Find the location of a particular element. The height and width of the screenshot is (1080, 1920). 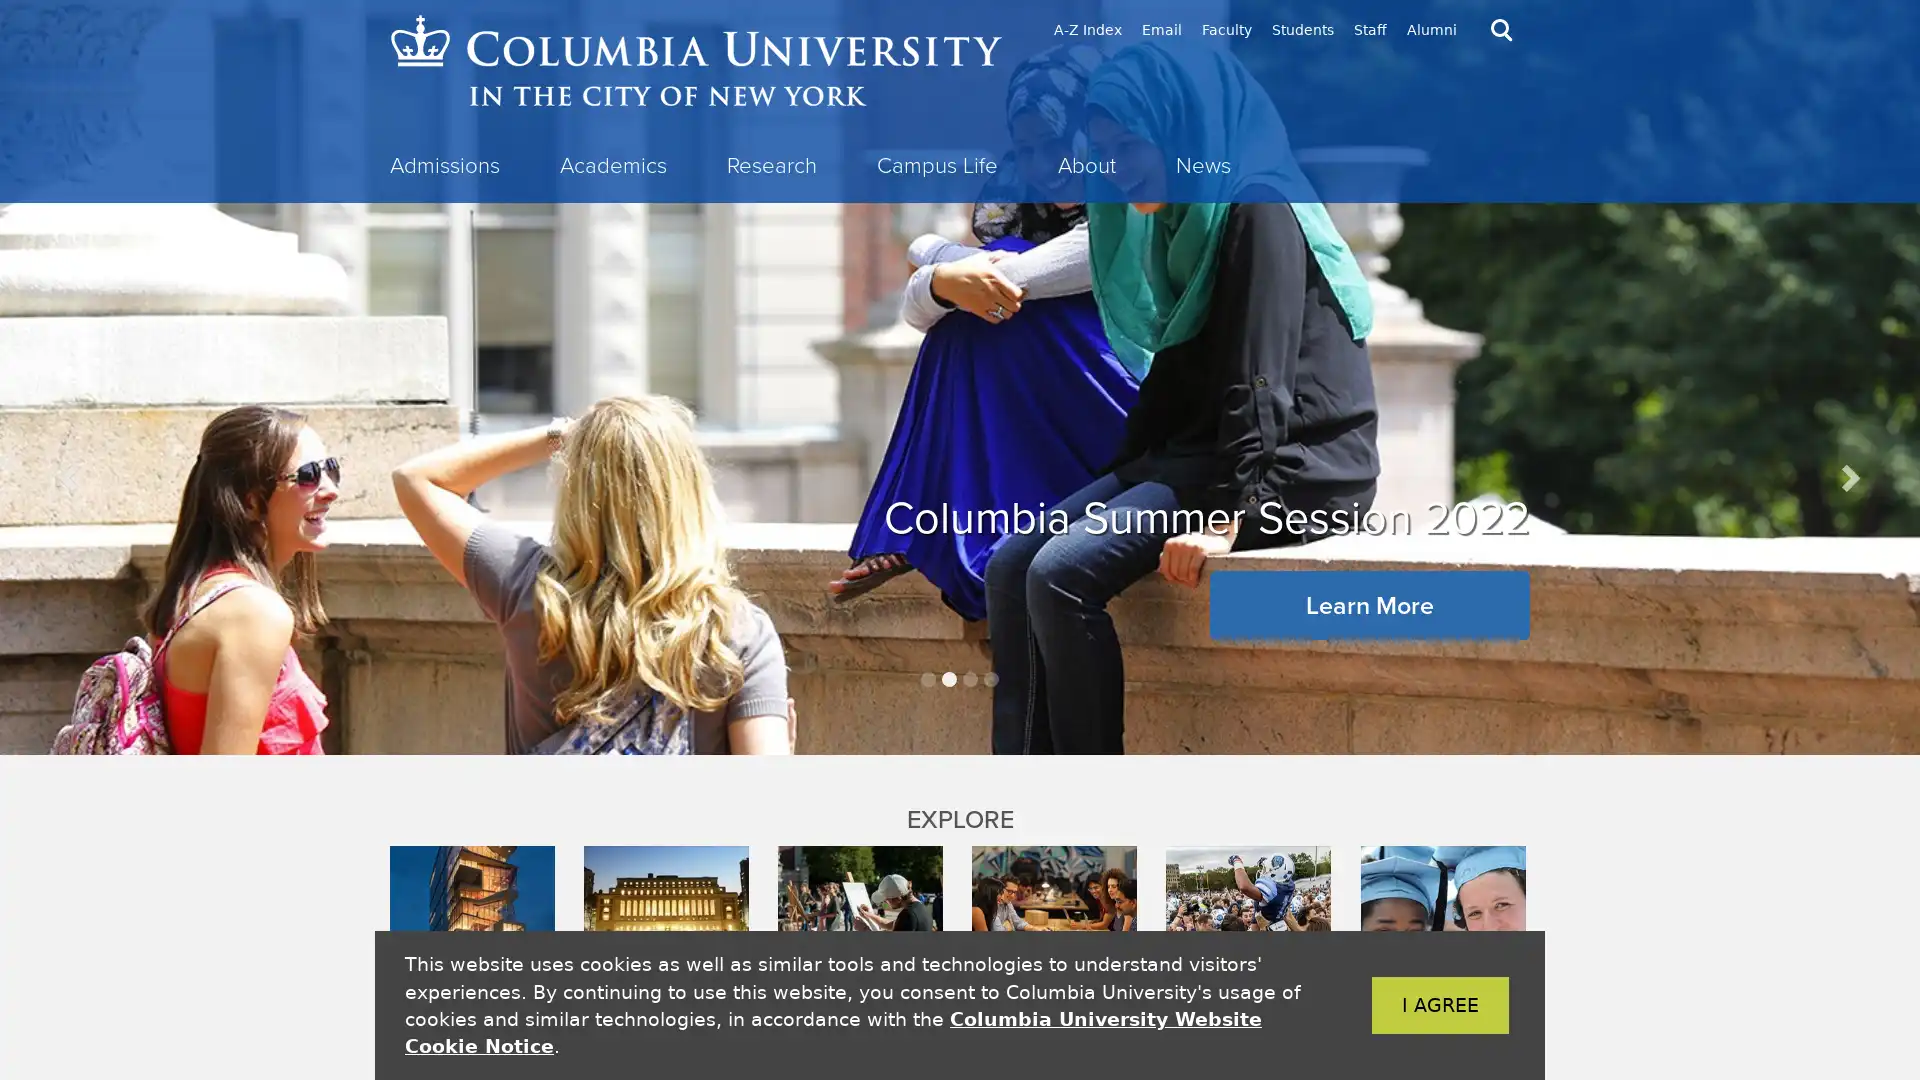

Close Cookie Notice I AGREE is located at coordinates (1409, 1005).